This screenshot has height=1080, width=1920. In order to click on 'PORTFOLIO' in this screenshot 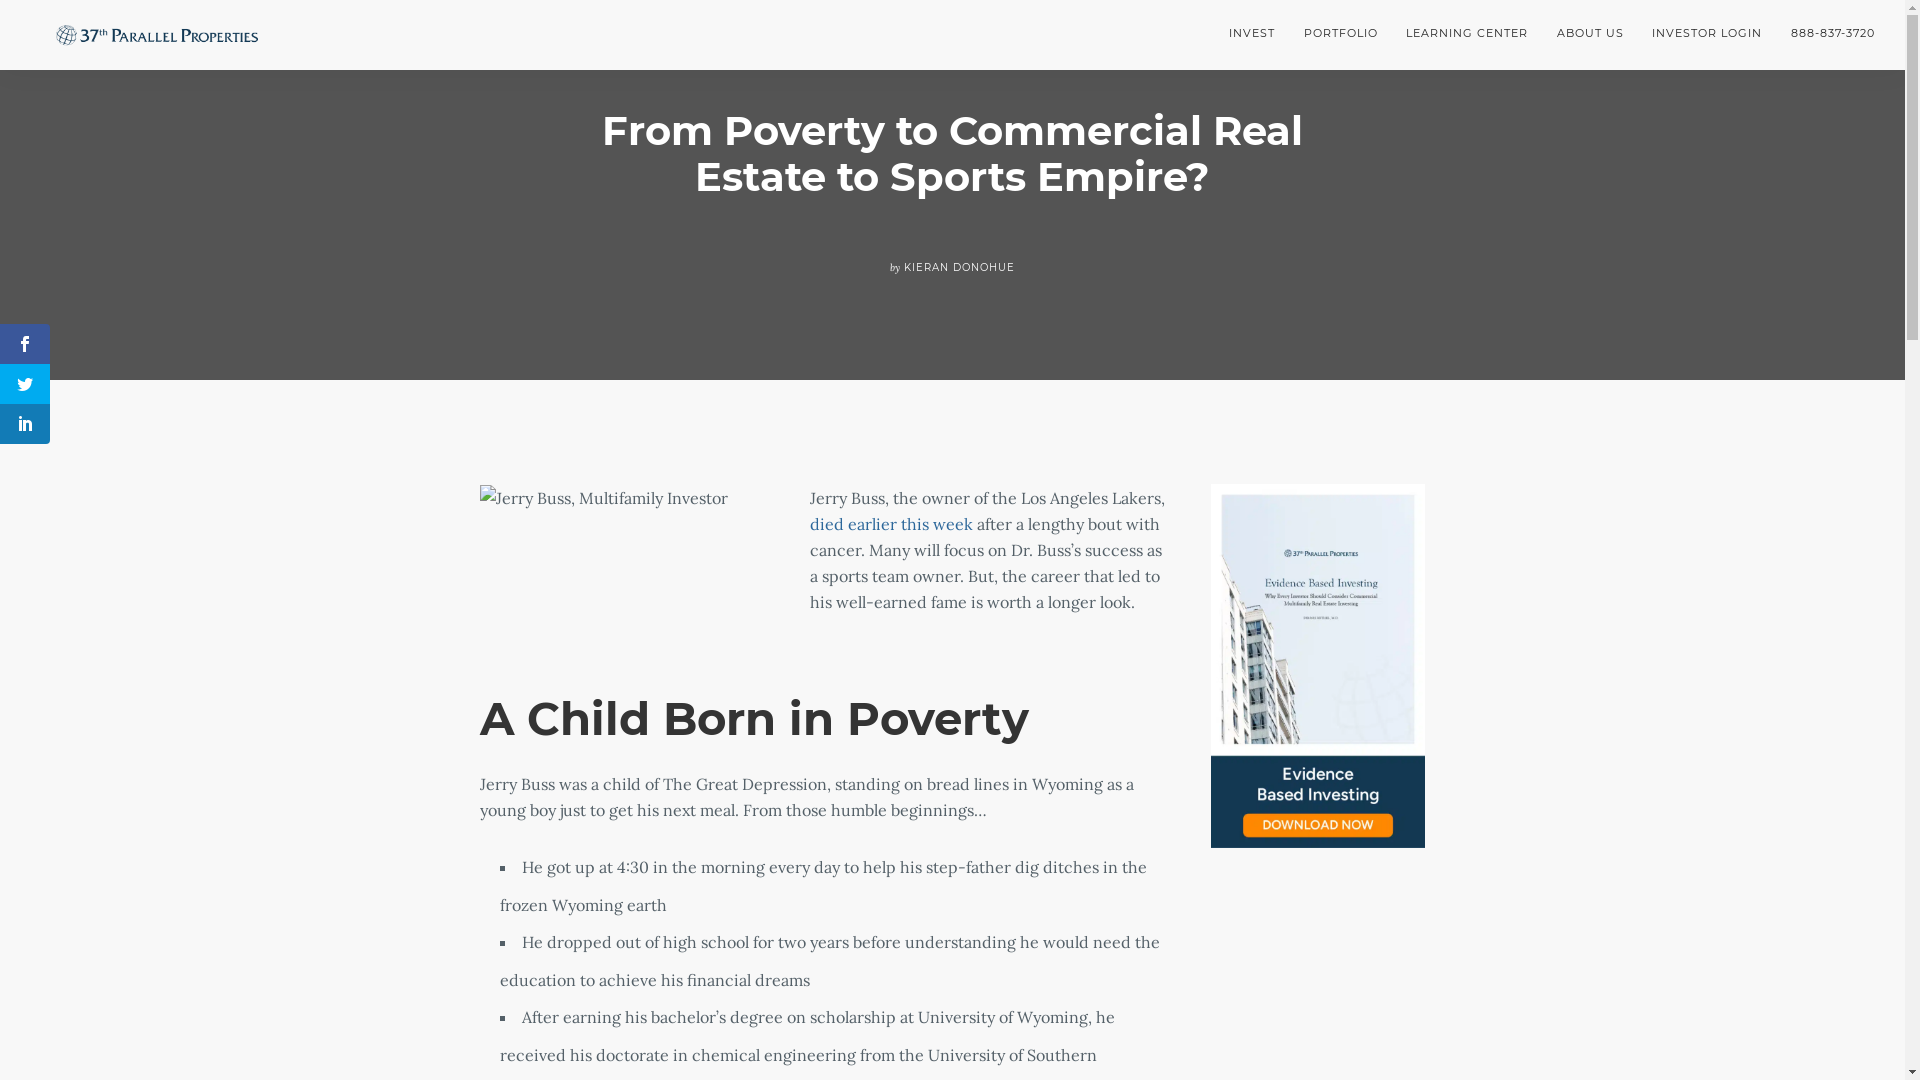, I will do `click(1289, 33)`.